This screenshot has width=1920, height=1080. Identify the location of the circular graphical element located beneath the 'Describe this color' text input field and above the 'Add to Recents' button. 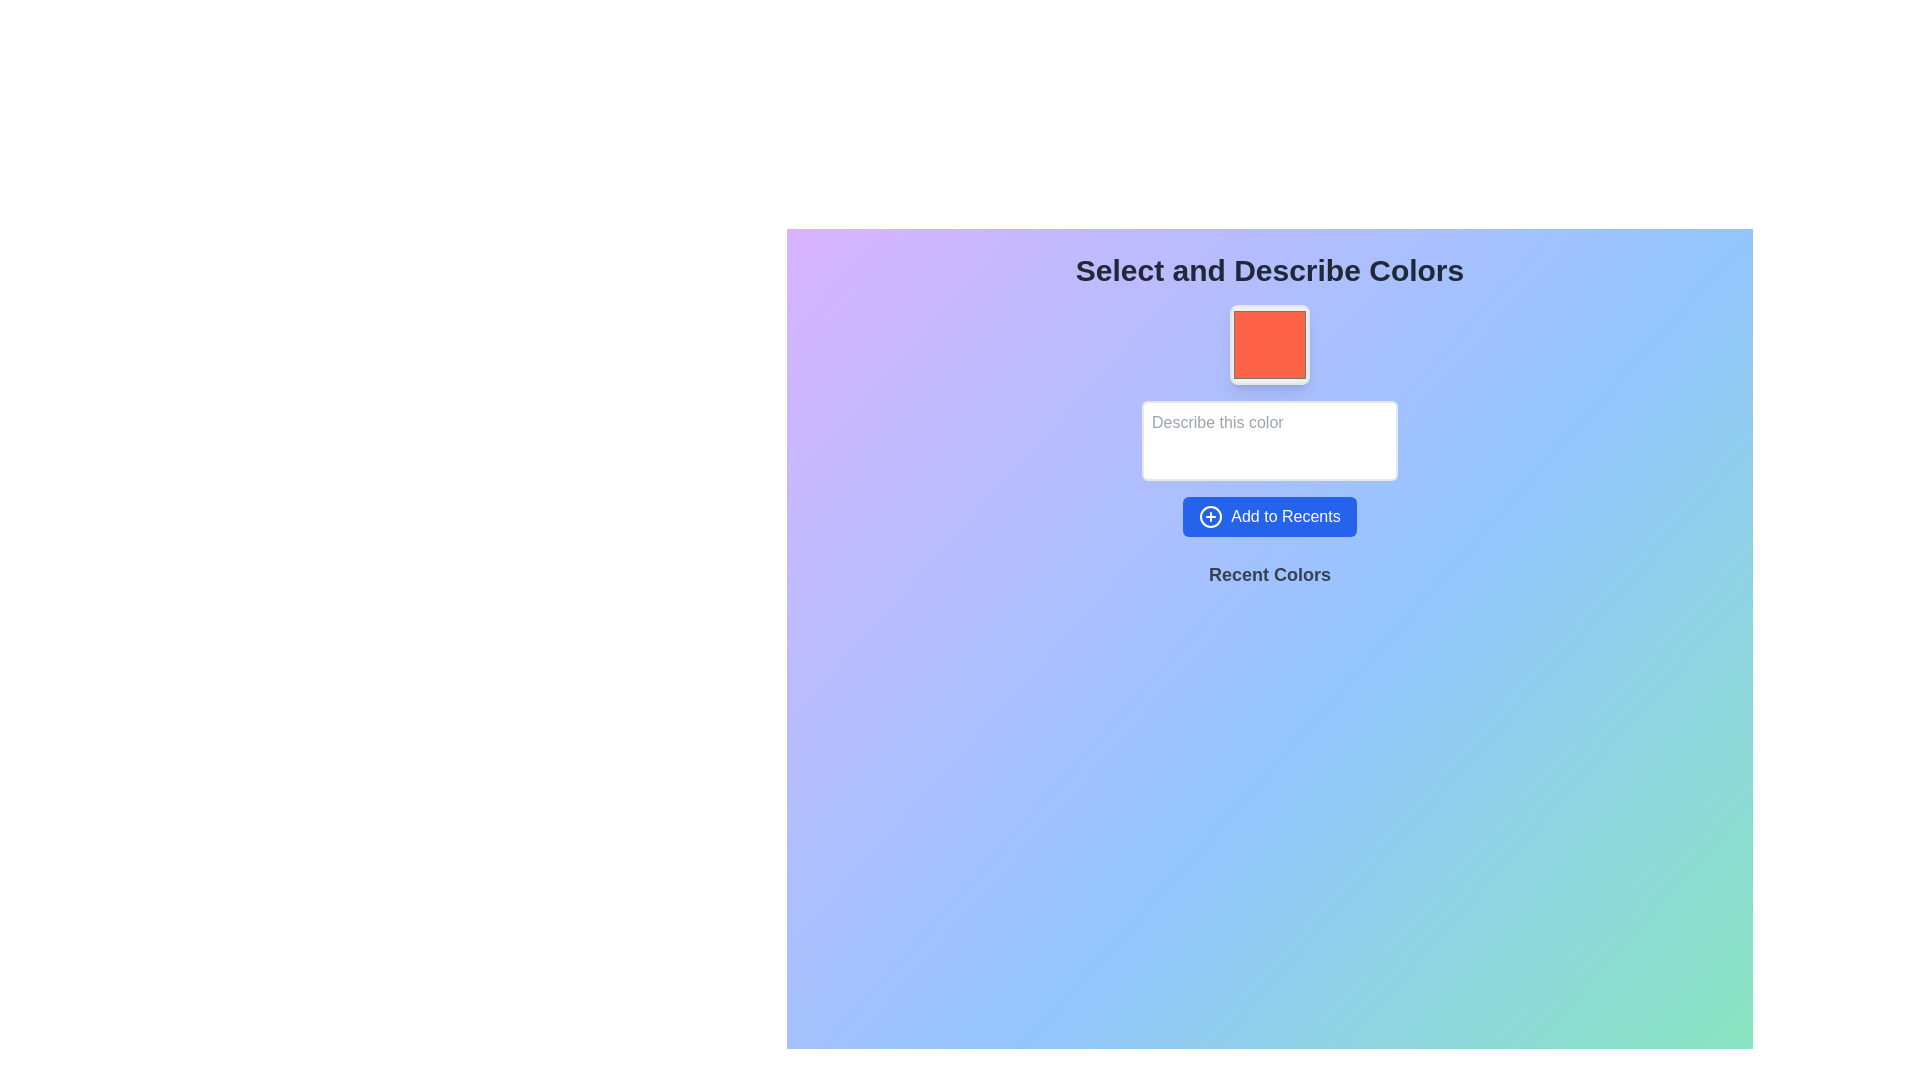
(1210, 515).